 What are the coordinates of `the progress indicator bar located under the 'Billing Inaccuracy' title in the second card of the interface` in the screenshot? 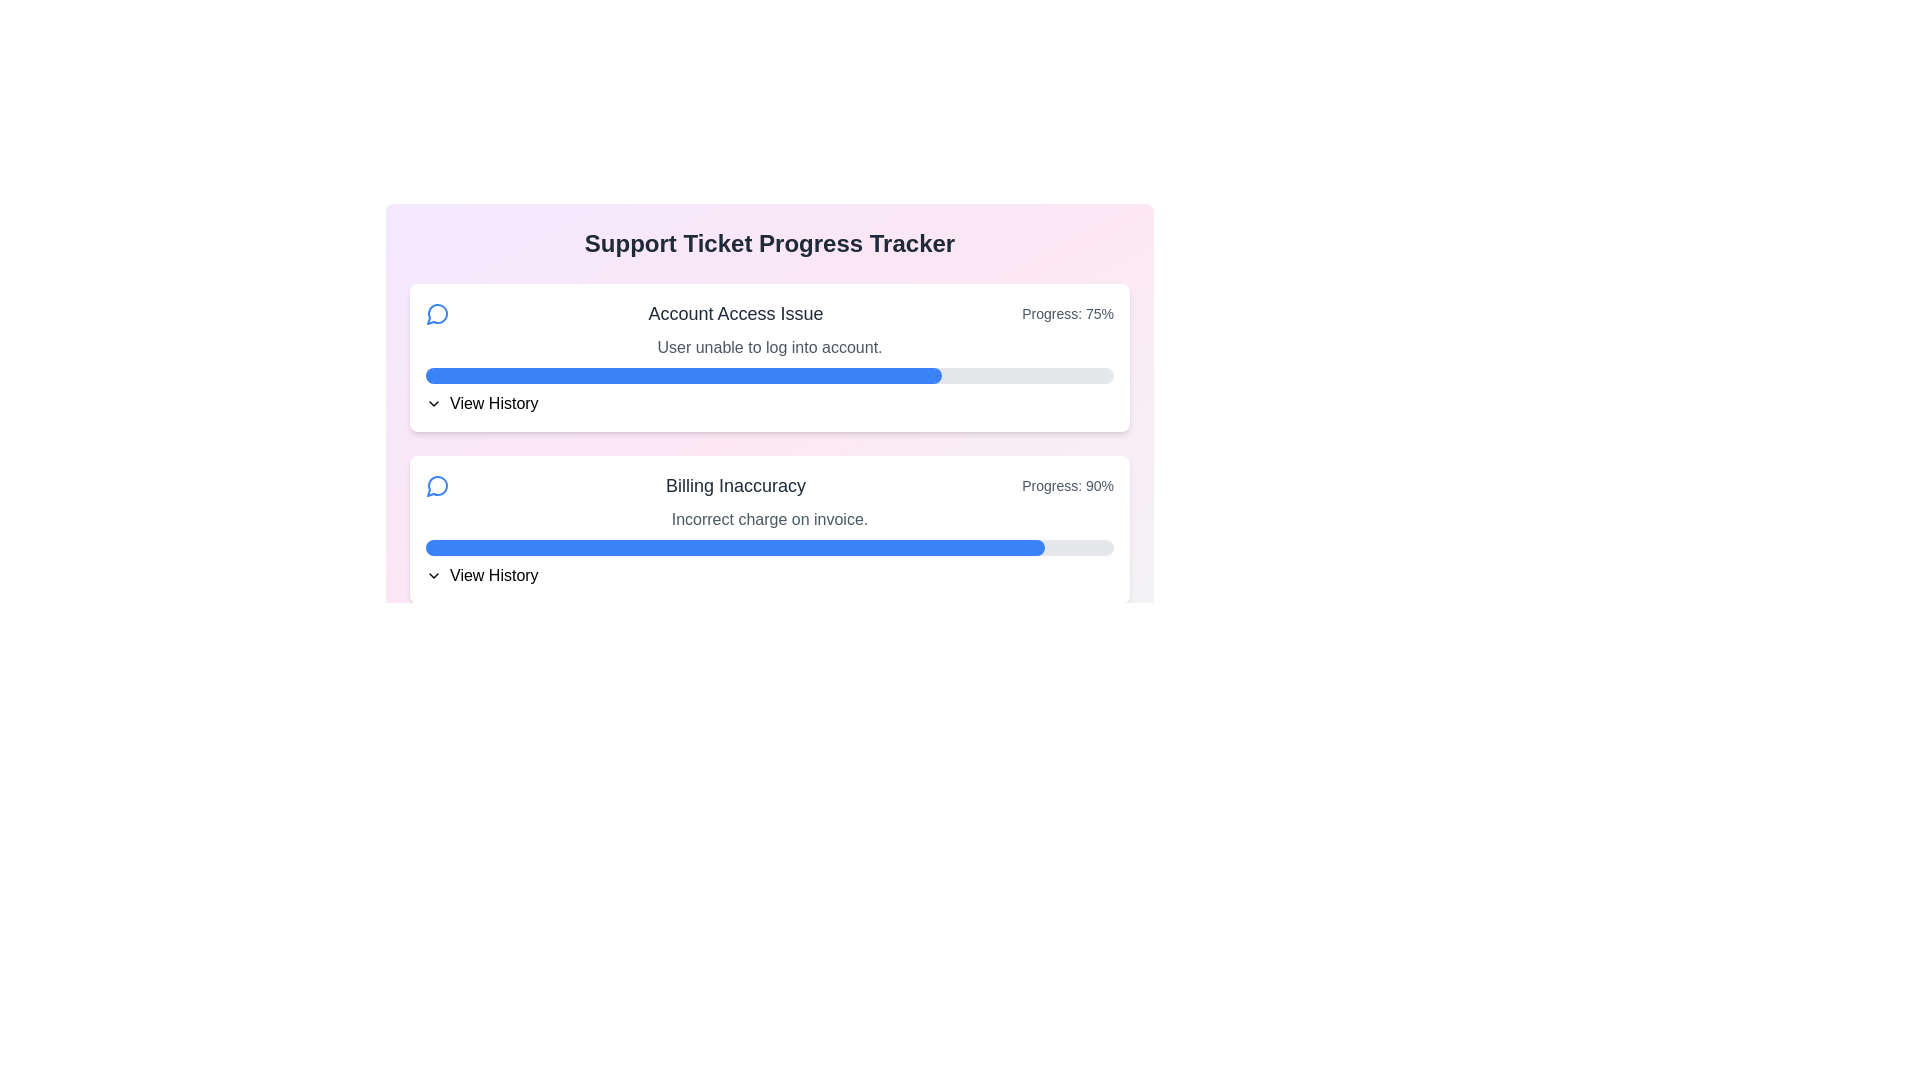 It's located at (734, 547).